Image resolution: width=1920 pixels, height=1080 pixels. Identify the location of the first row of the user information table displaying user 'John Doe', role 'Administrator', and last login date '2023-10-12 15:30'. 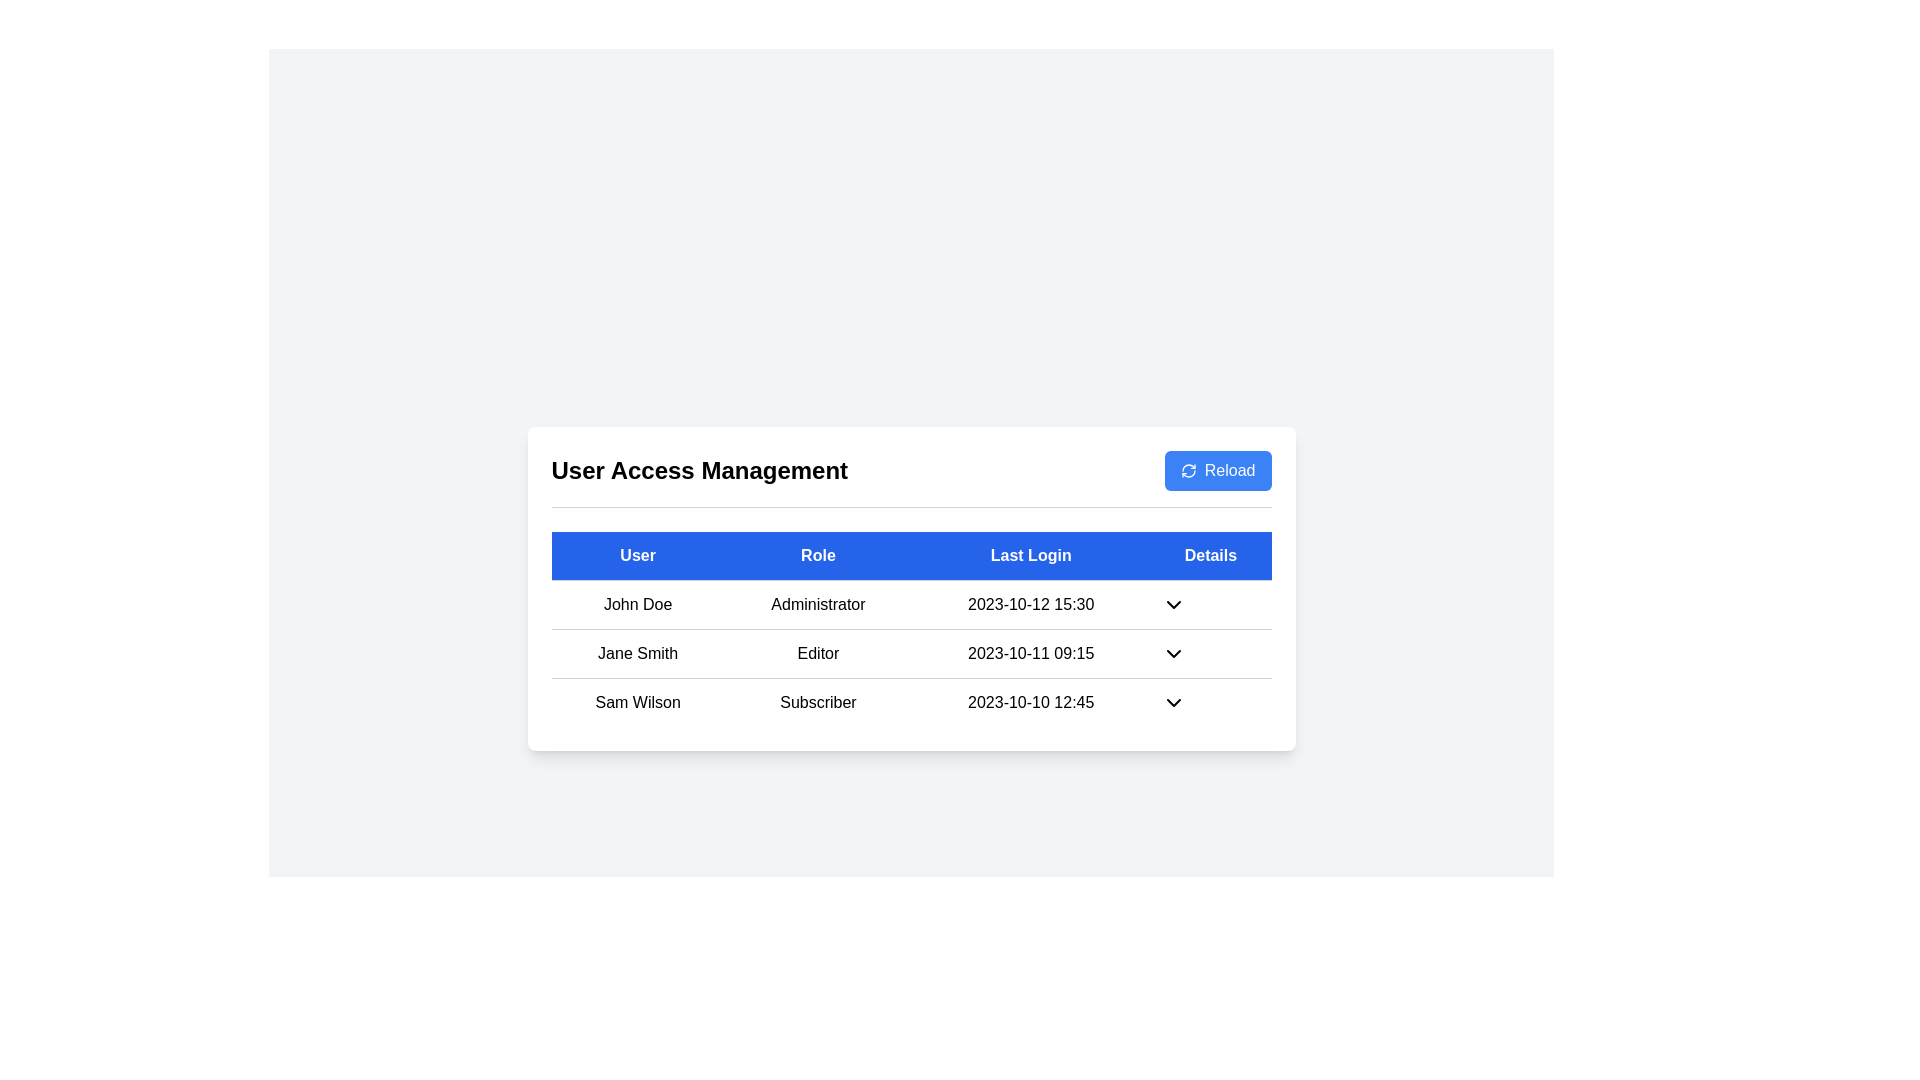
(910, 604).